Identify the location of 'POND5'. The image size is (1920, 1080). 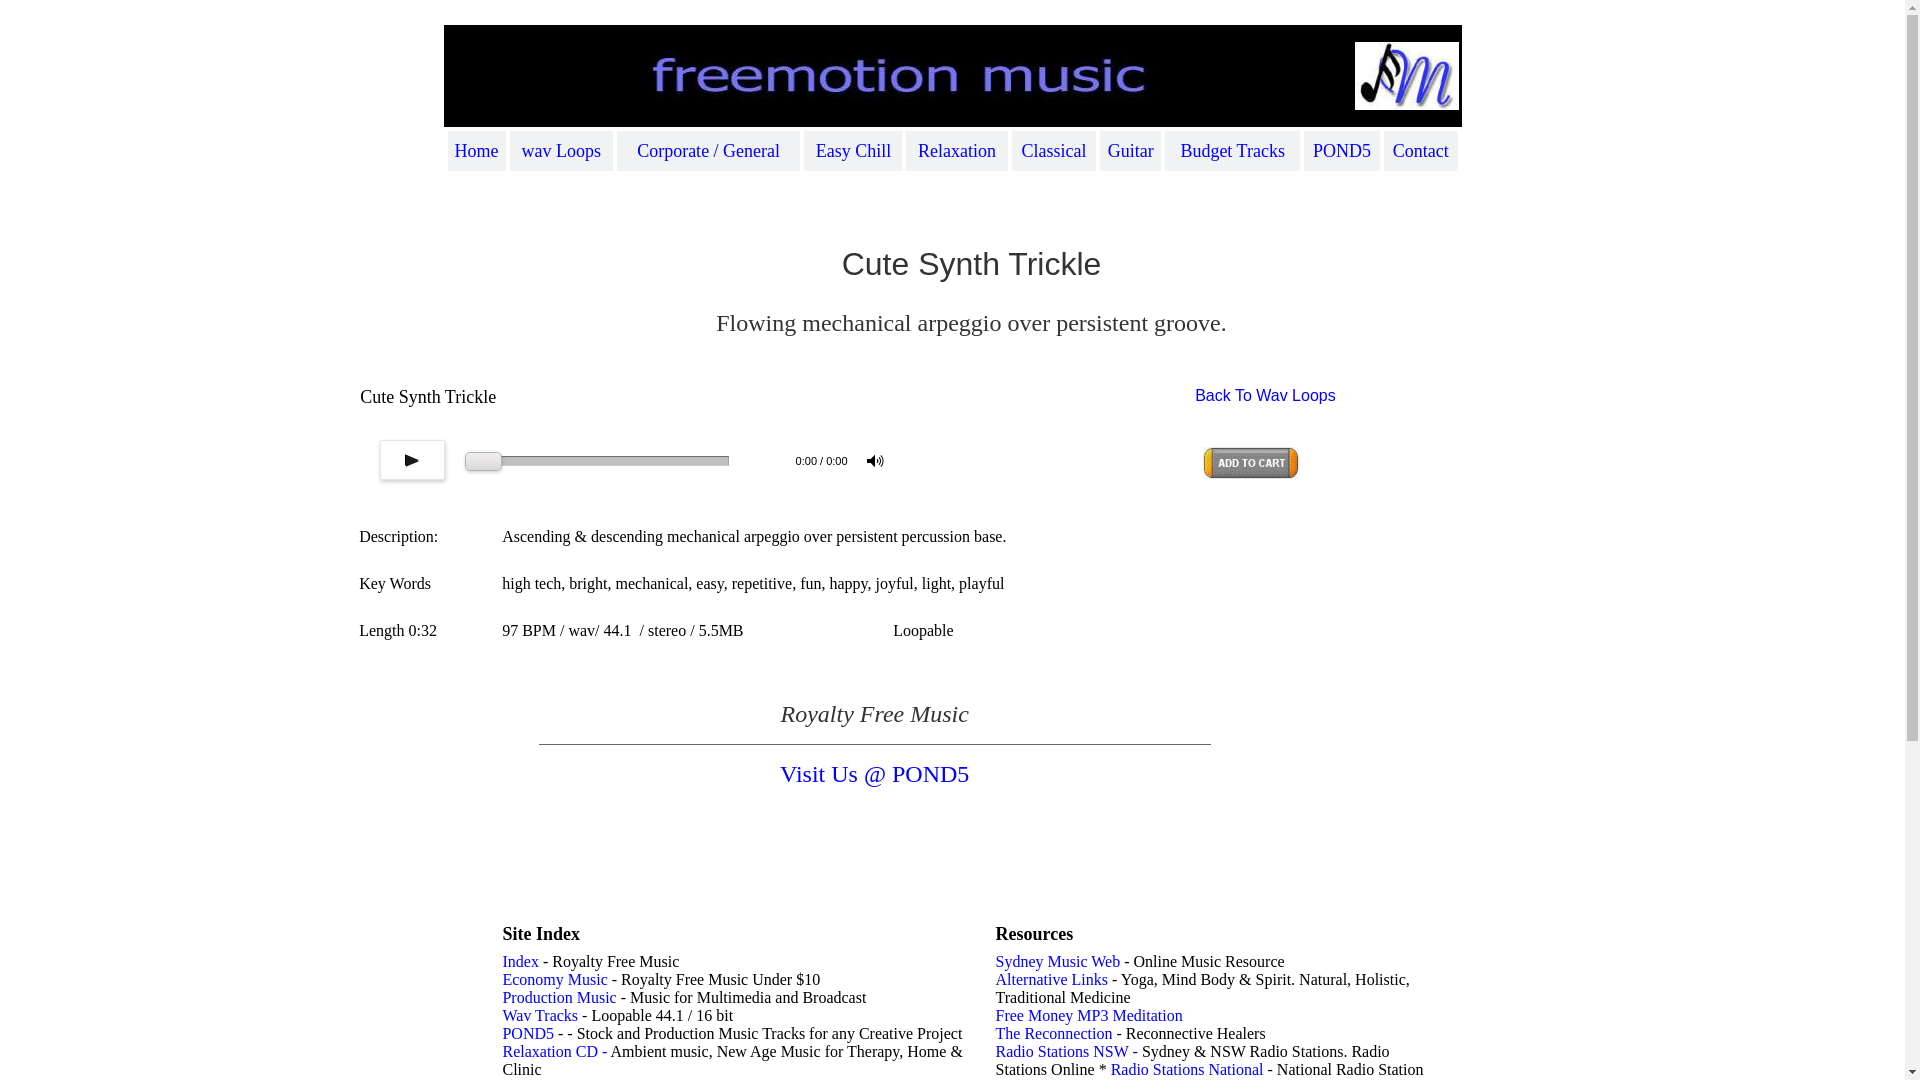
(528, 1033).